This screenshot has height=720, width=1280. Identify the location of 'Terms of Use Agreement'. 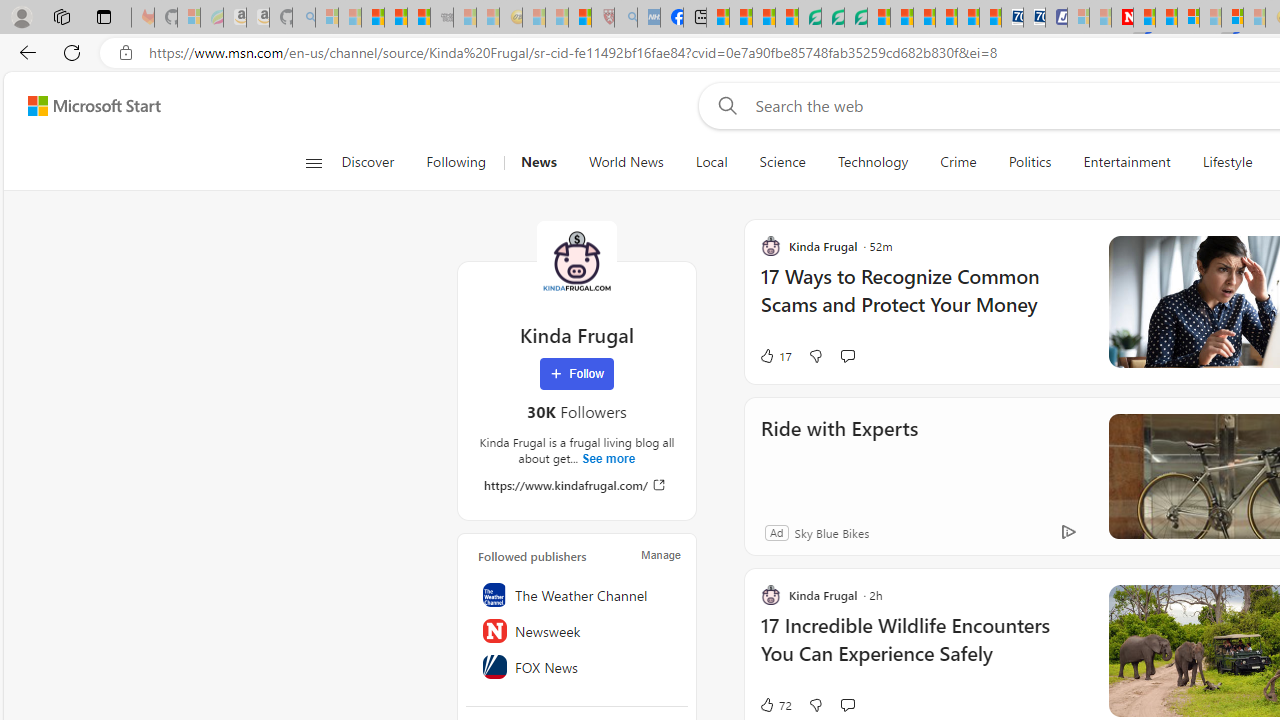
(832, 17).